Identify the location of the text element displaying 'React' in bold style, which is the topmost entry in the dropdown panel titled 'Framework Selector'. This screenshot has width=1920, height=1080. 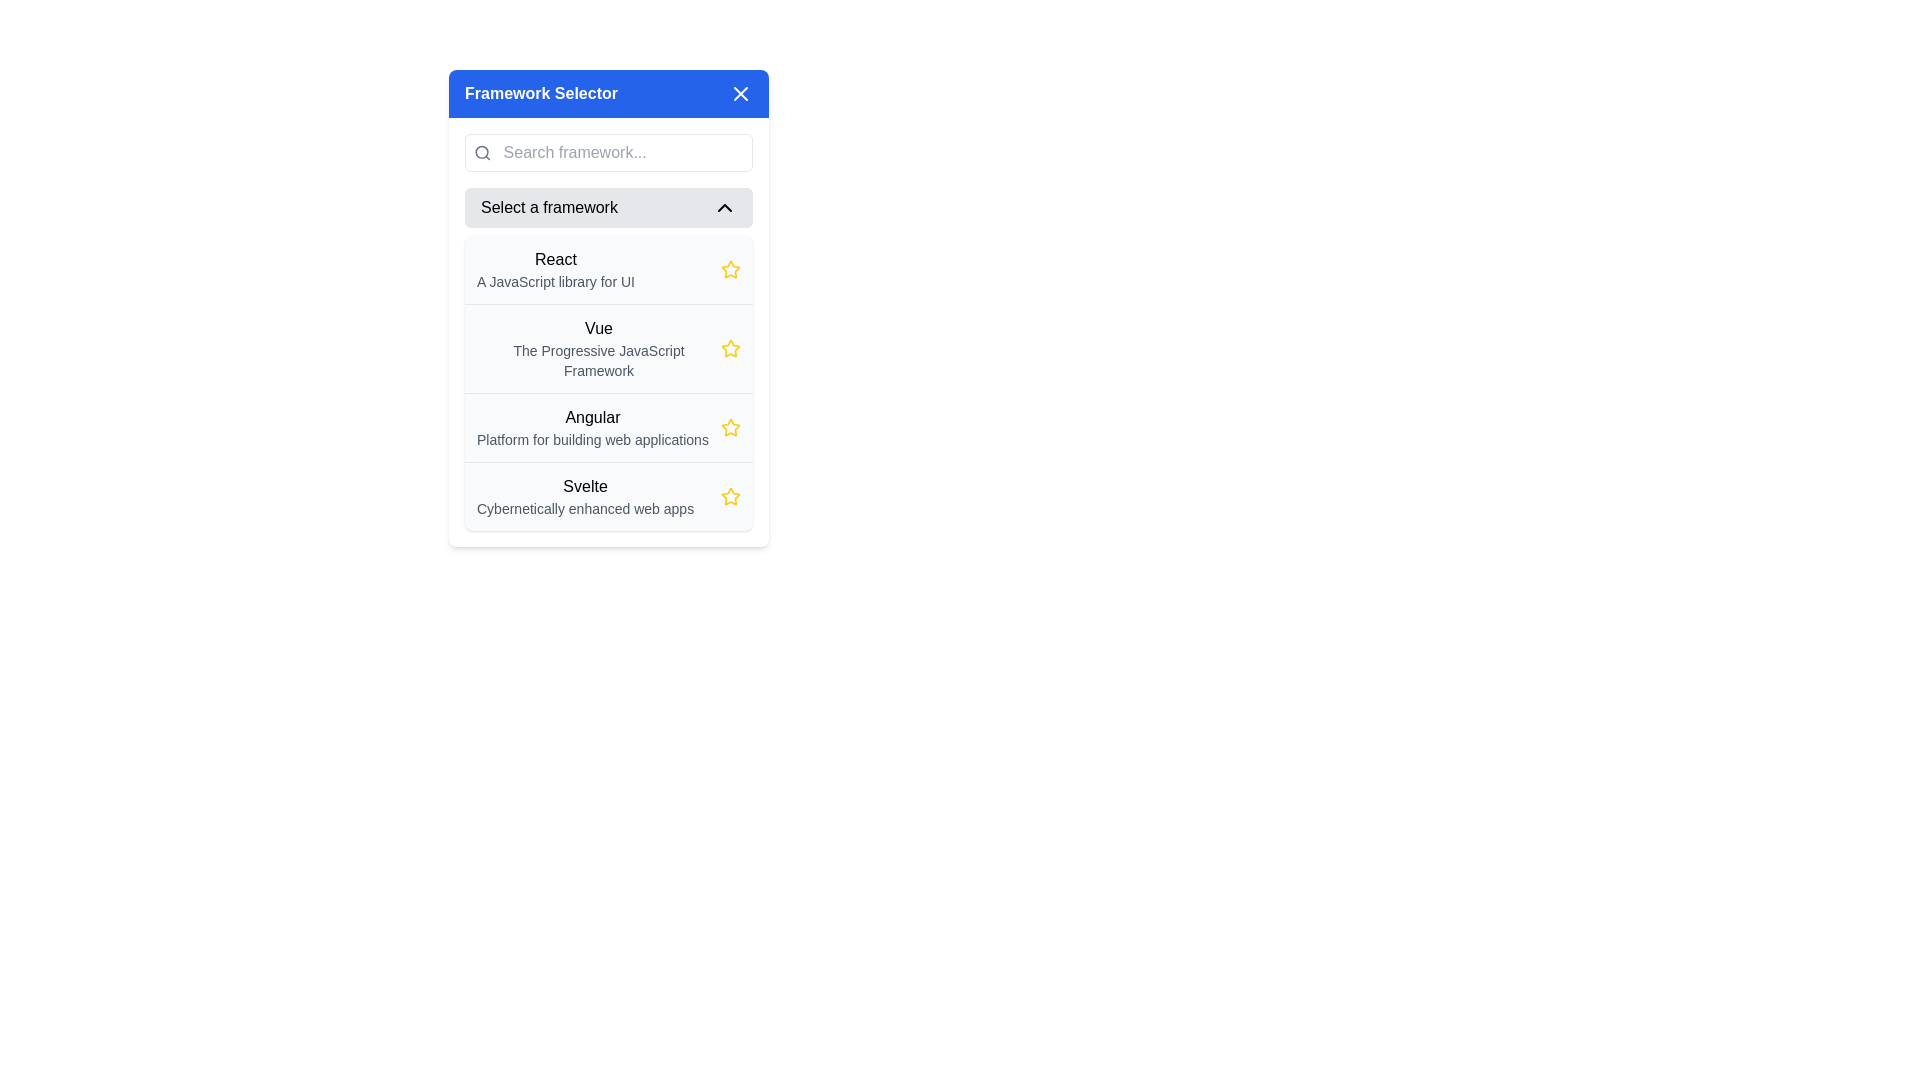
(556, 270).